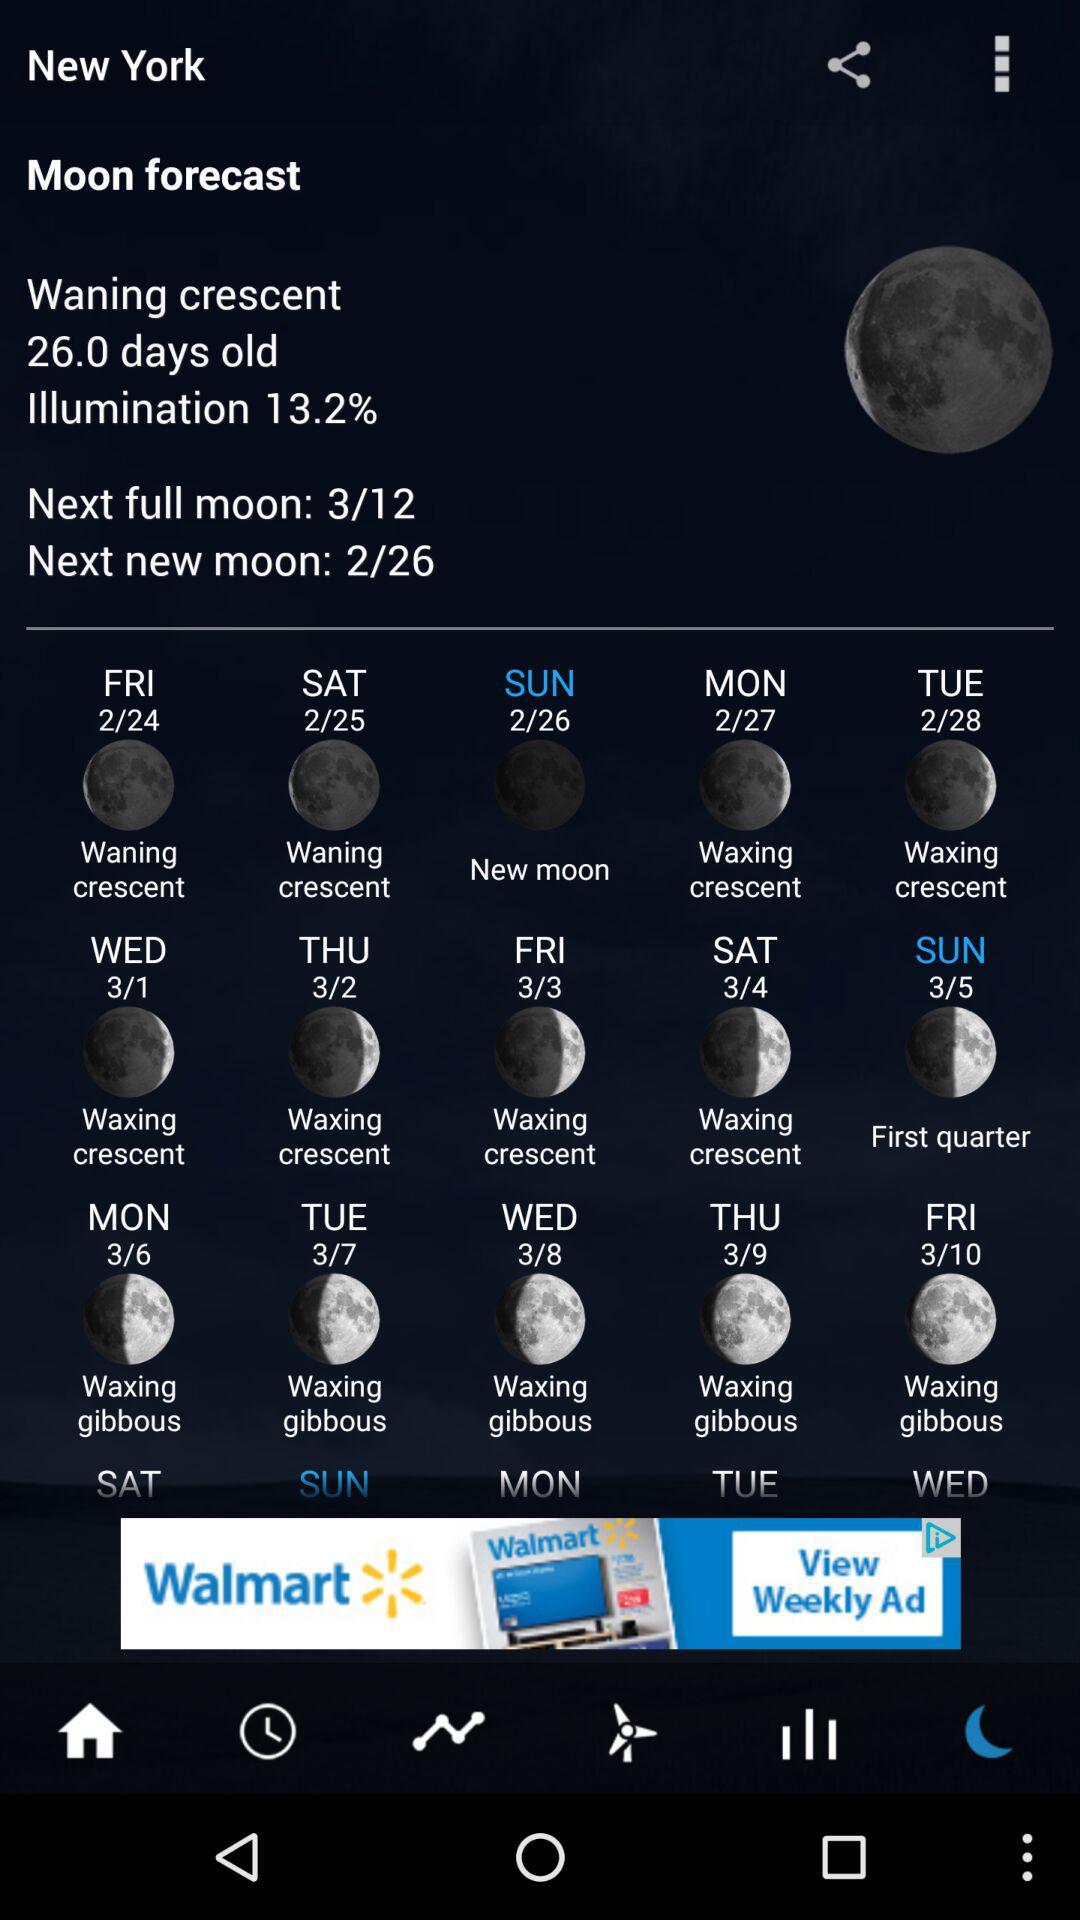  I want to click on the time icon, so click(270, 1849).